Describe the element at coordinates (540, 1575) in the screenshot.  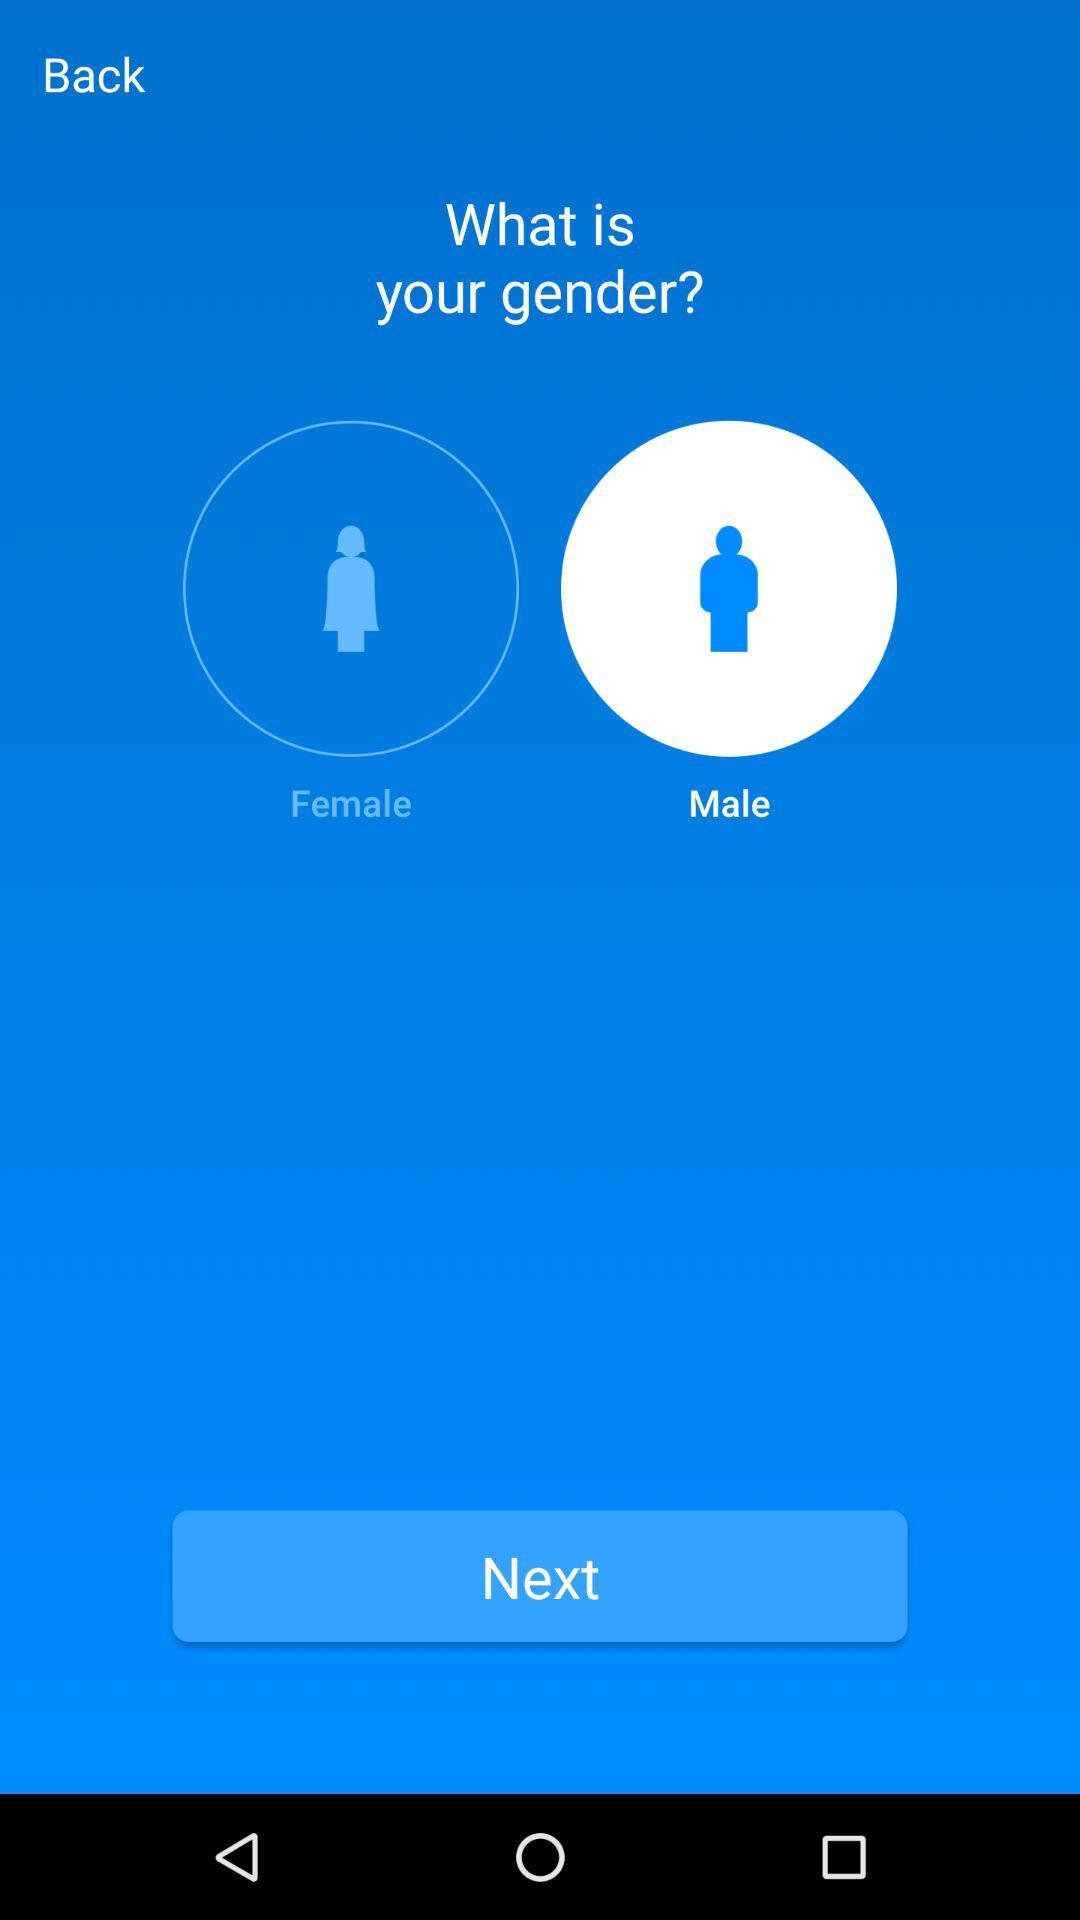
I see `the item below the female` at that location.